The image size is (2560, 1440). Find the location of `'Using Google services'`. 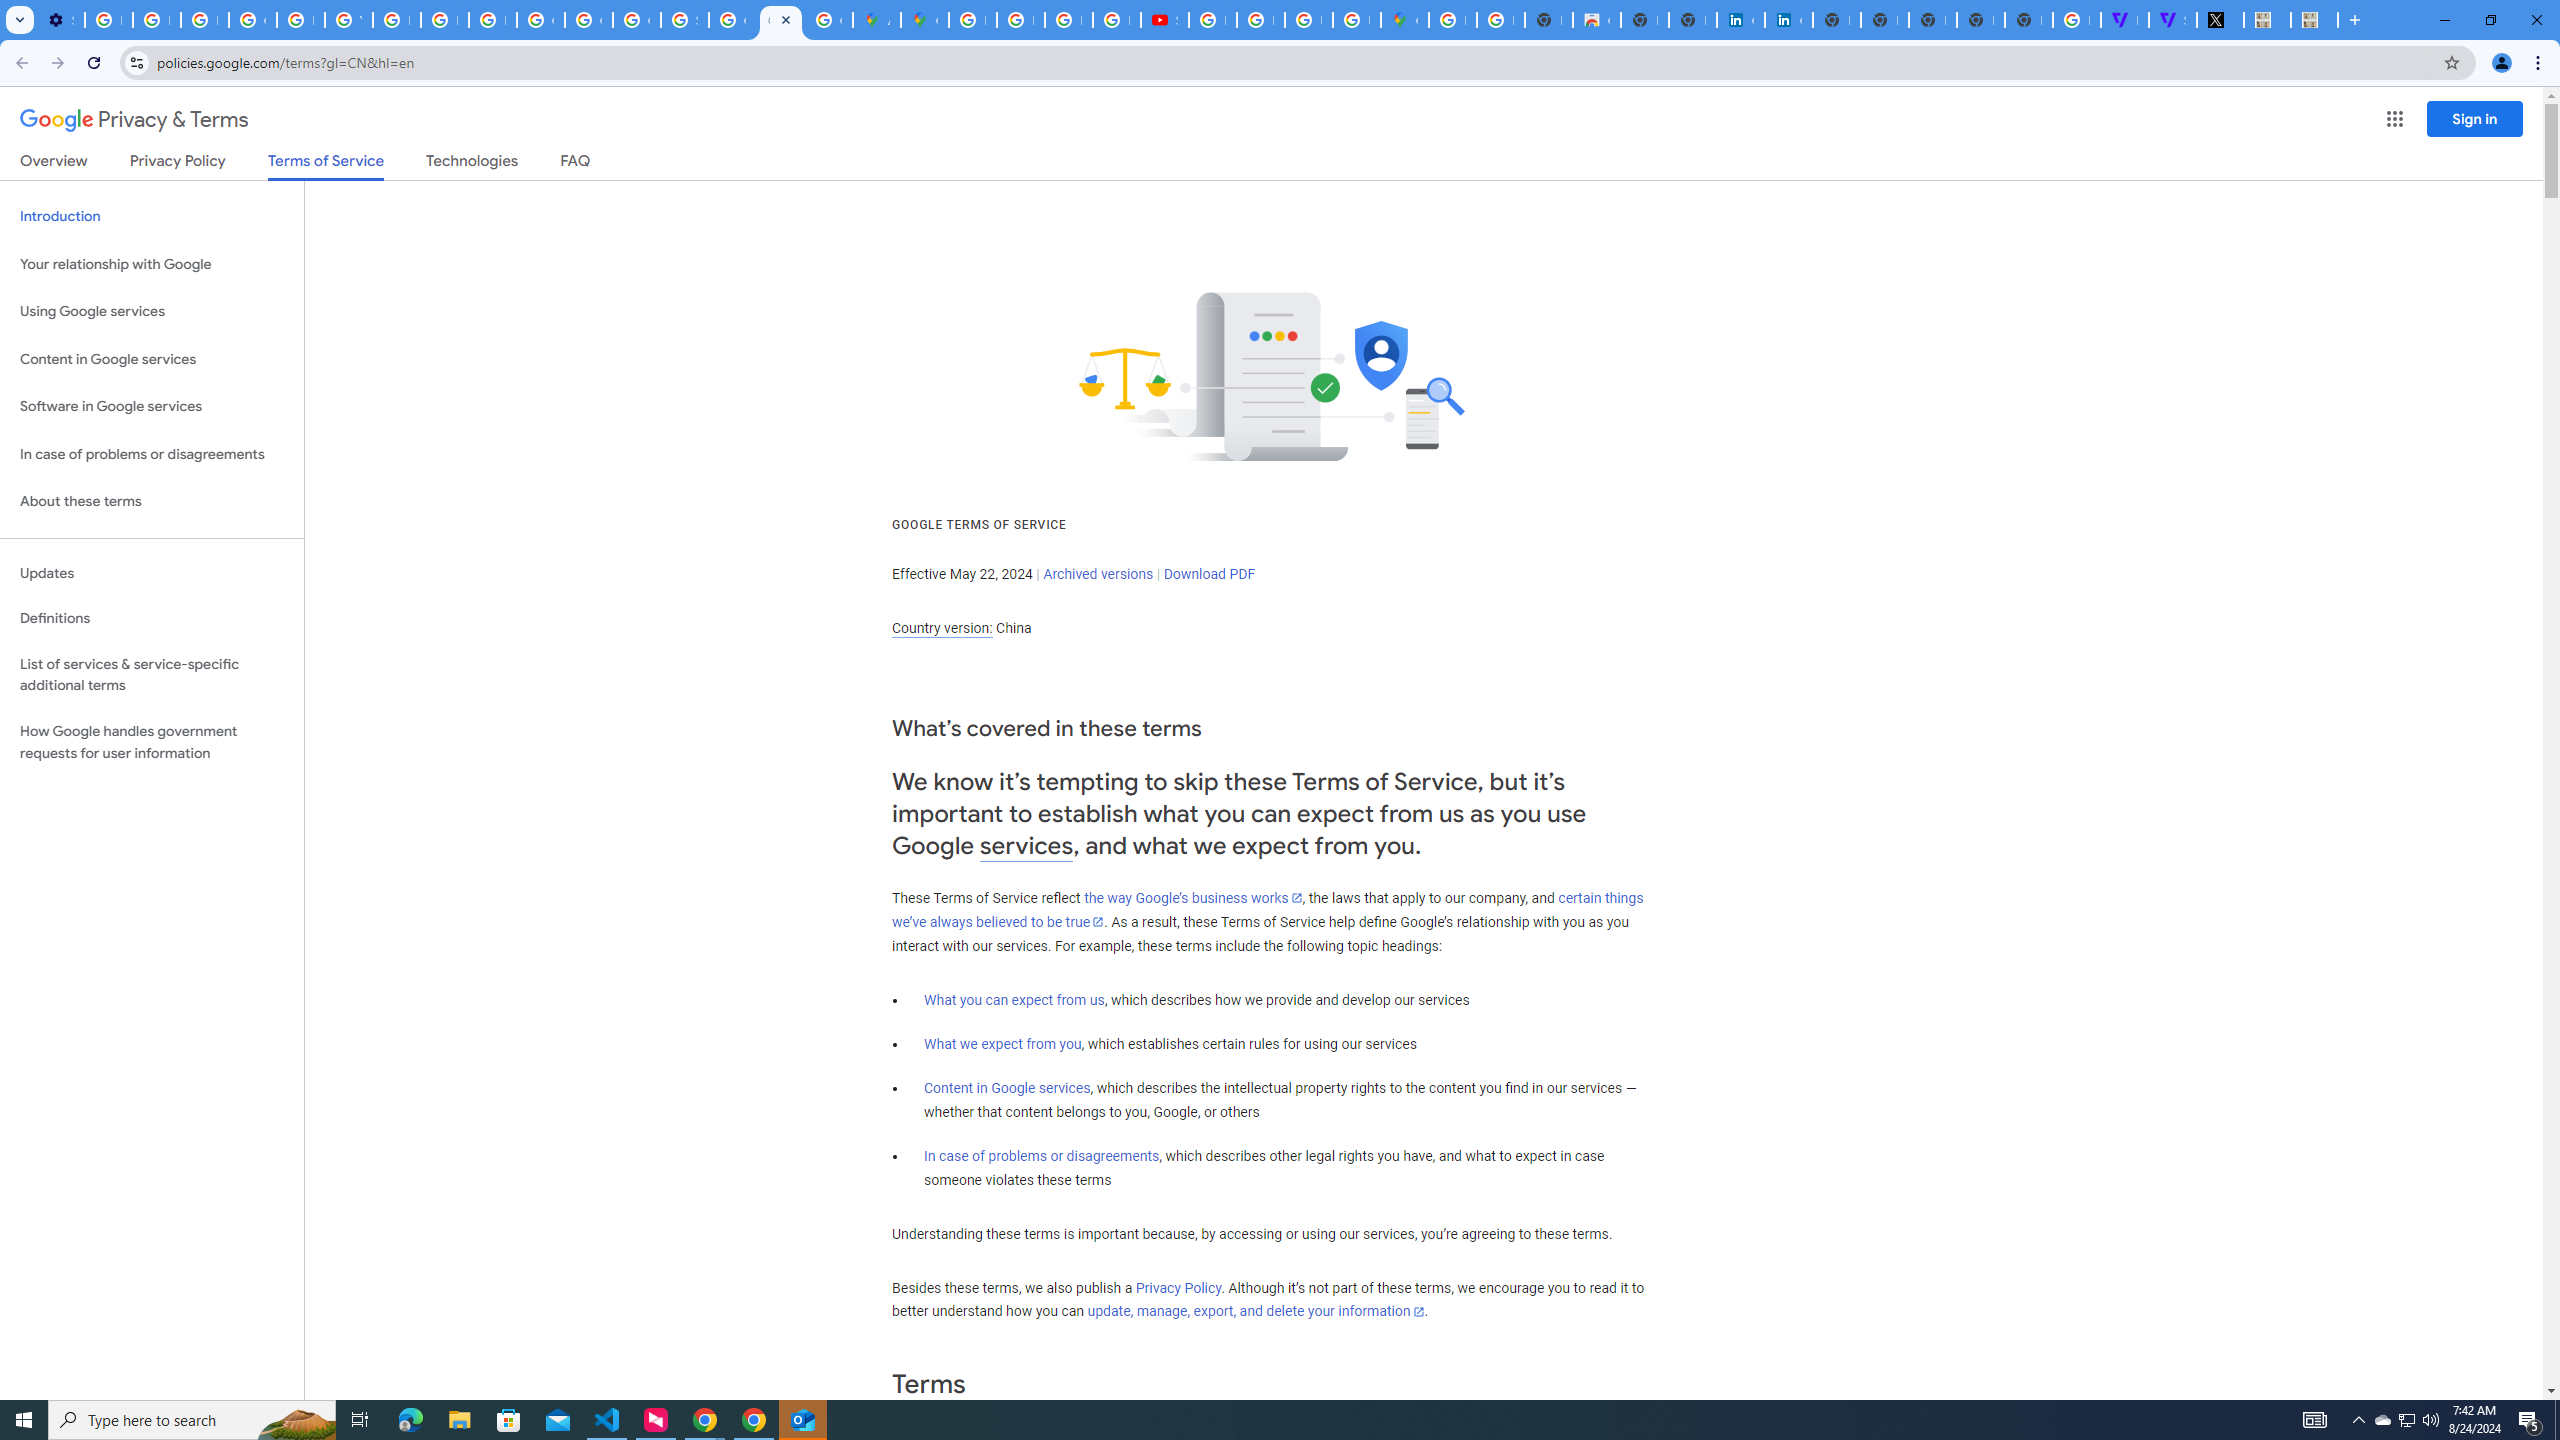

'Using Google services' is located at coordinates (151, 310).